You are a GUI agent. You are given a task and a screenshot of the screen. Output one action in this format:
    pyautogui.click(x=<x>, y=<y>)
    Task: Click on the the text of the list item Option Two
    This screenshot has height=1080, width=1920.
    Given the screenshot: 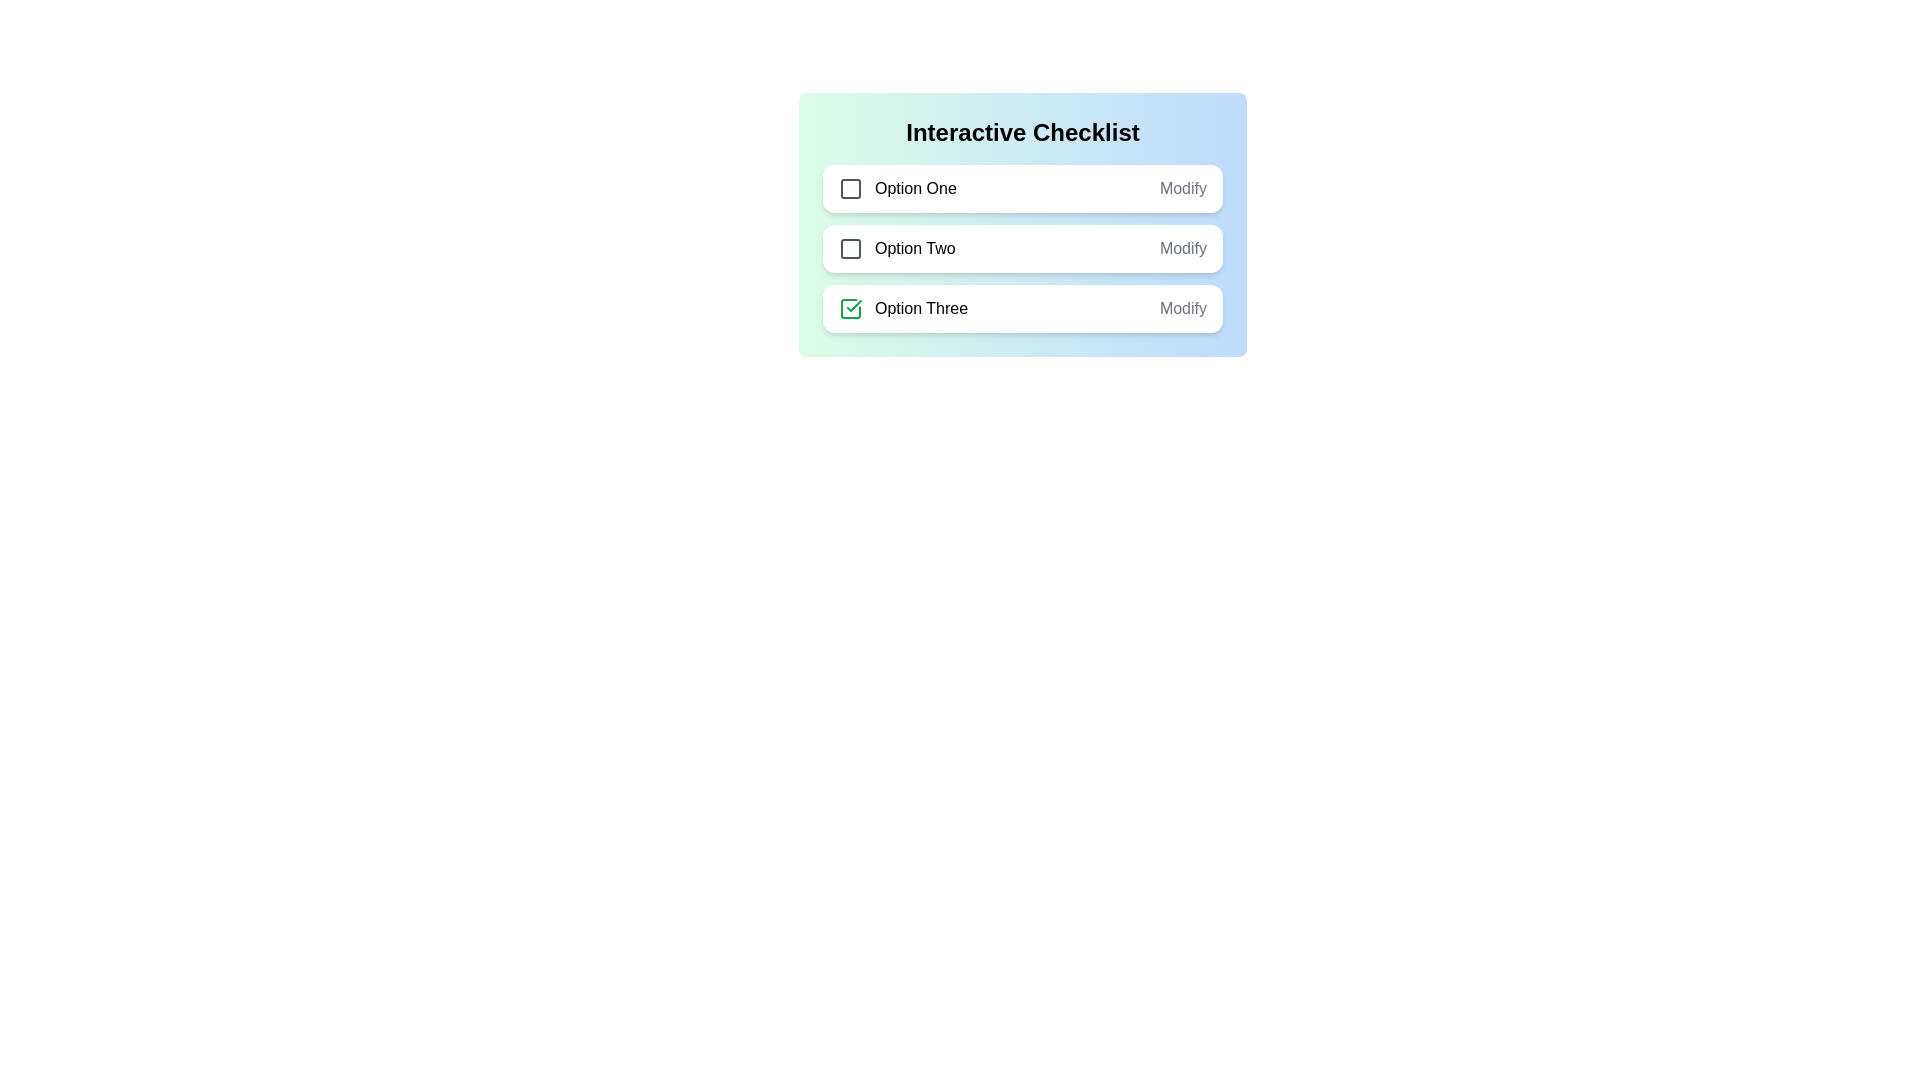 What is the action you would take?
    pyautogui.click(x=896, y=248)
    